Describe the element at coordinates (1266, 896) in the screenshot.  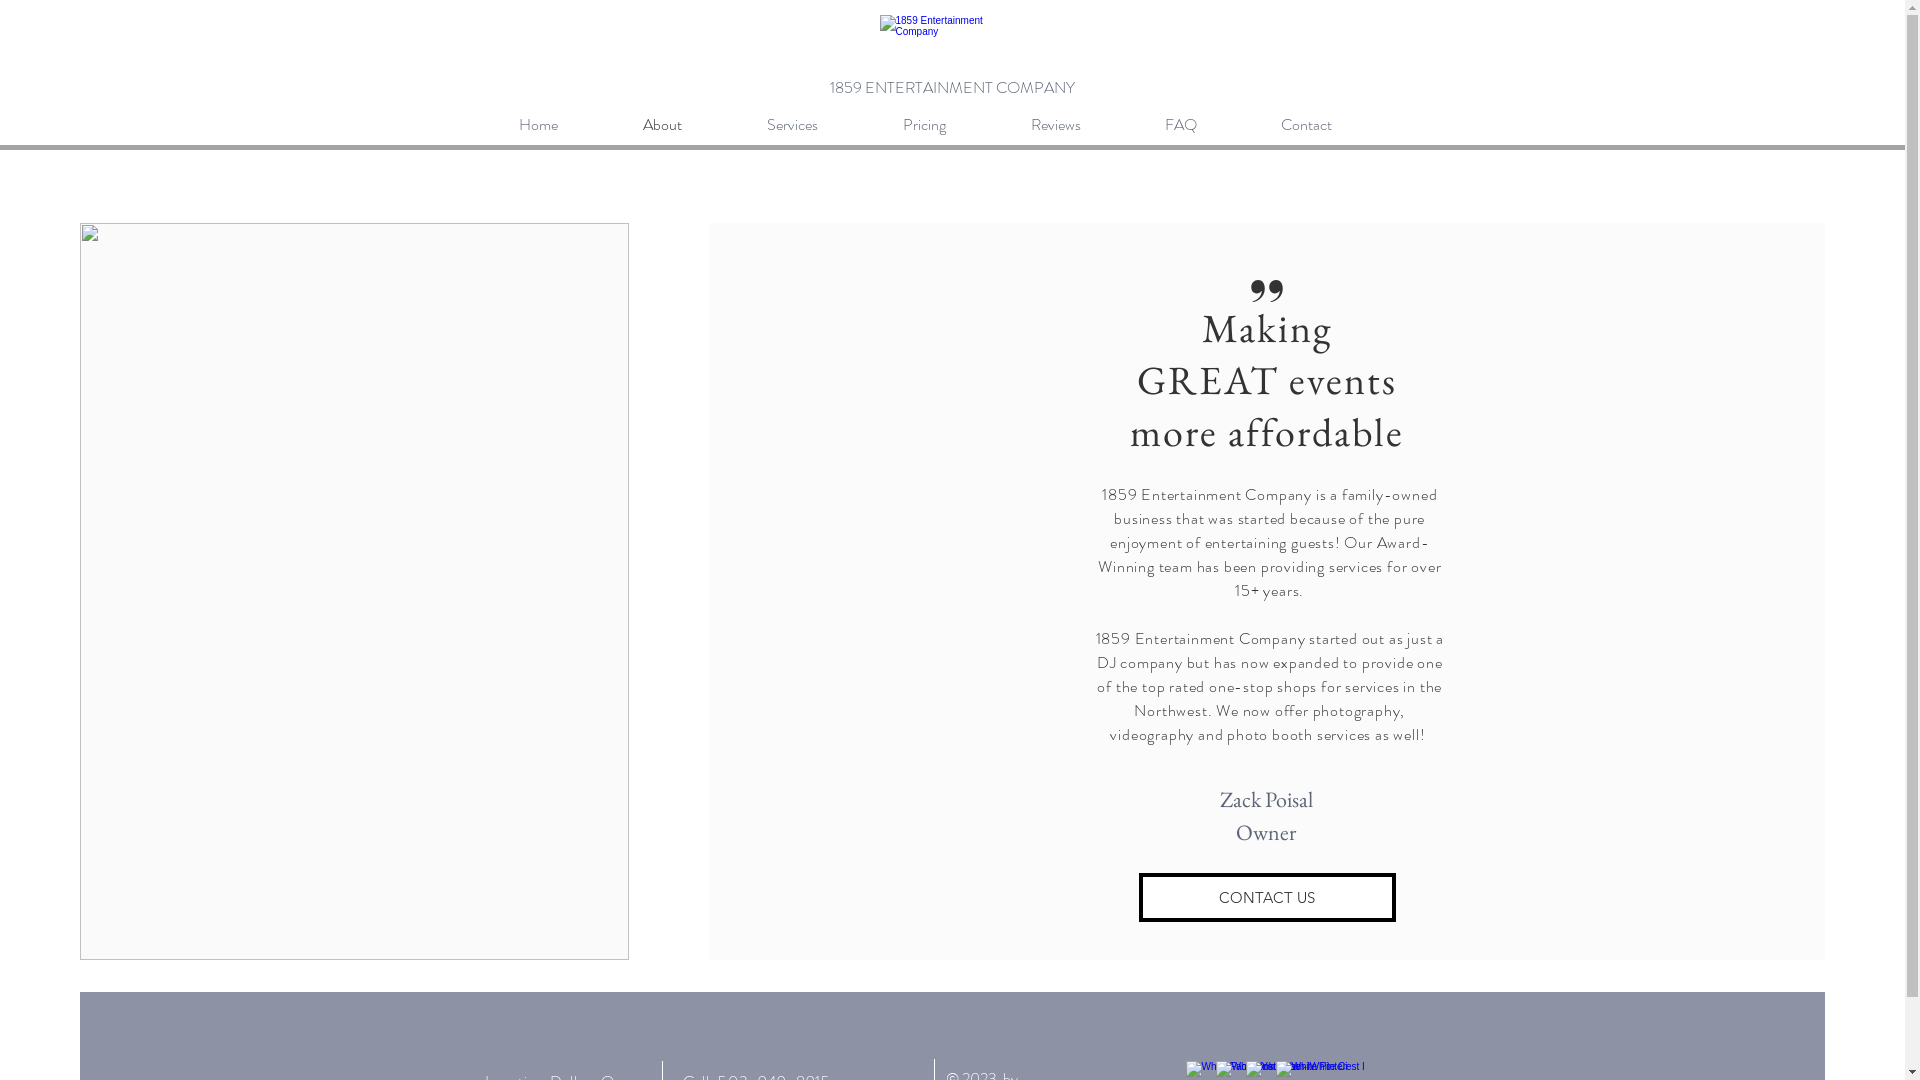
I see `'CONTACT US'` at that location.